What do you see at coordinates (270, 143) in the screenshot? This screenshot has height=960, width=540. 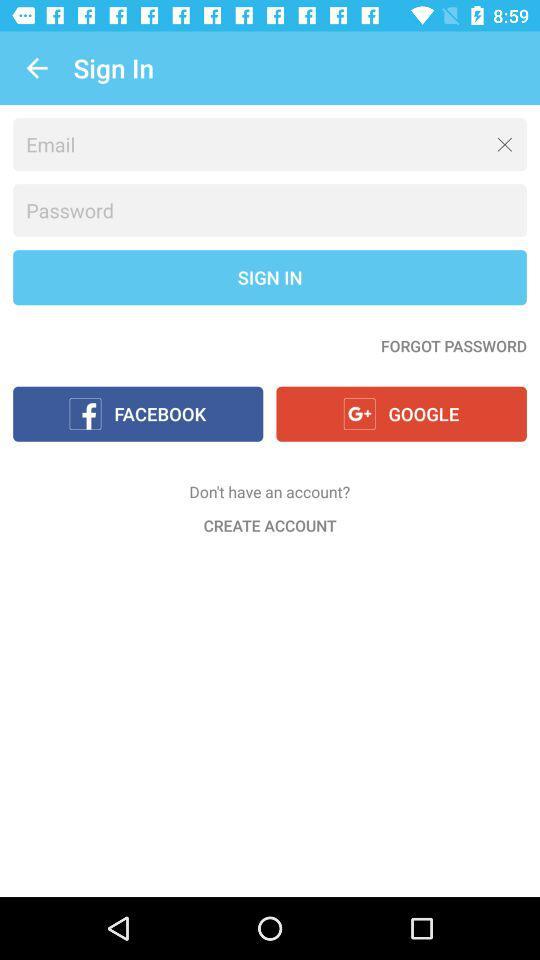 I see `sign-in email address` at bounding box center [270, 143].